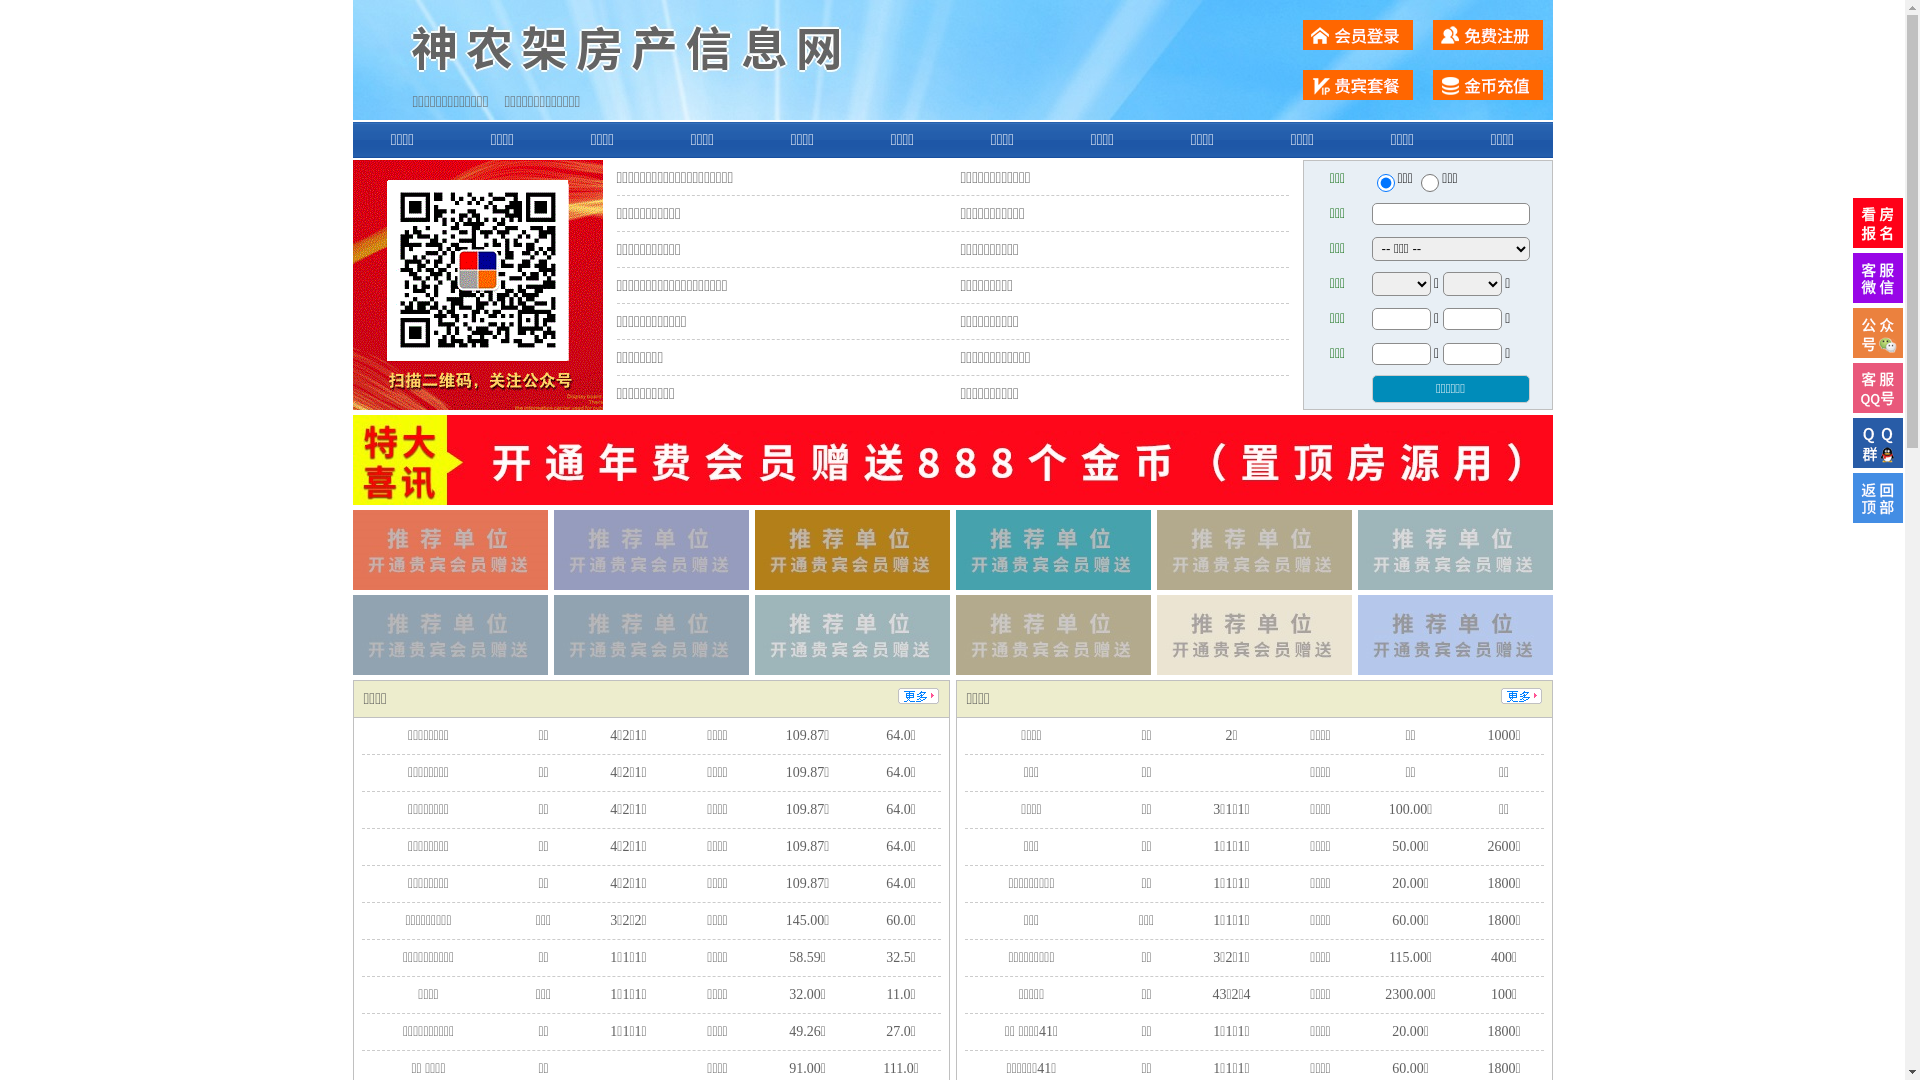 Image resolution: width=1920 pixels, height=1080 pixels. I want to click on 'chuzu', so click(1429, 182).